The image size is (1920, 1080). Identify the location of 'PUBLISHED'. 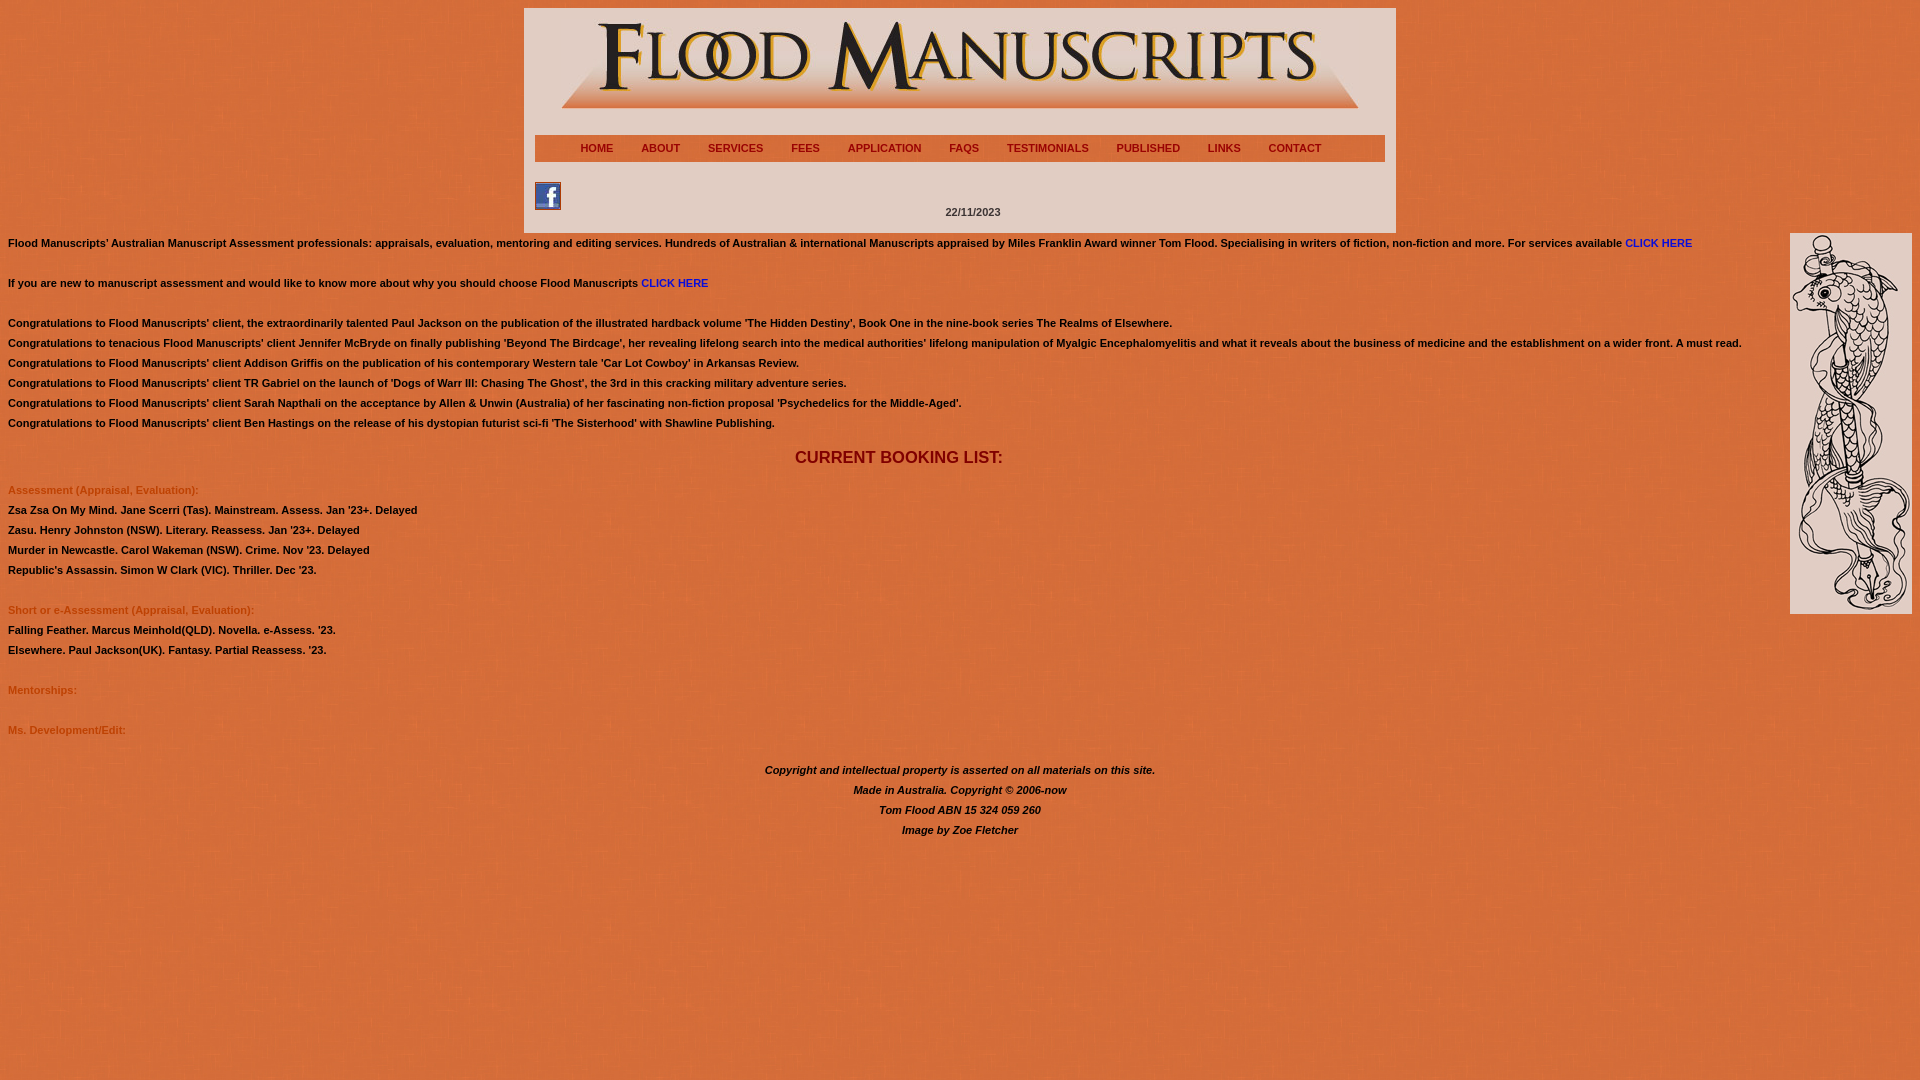
(1161, 146).